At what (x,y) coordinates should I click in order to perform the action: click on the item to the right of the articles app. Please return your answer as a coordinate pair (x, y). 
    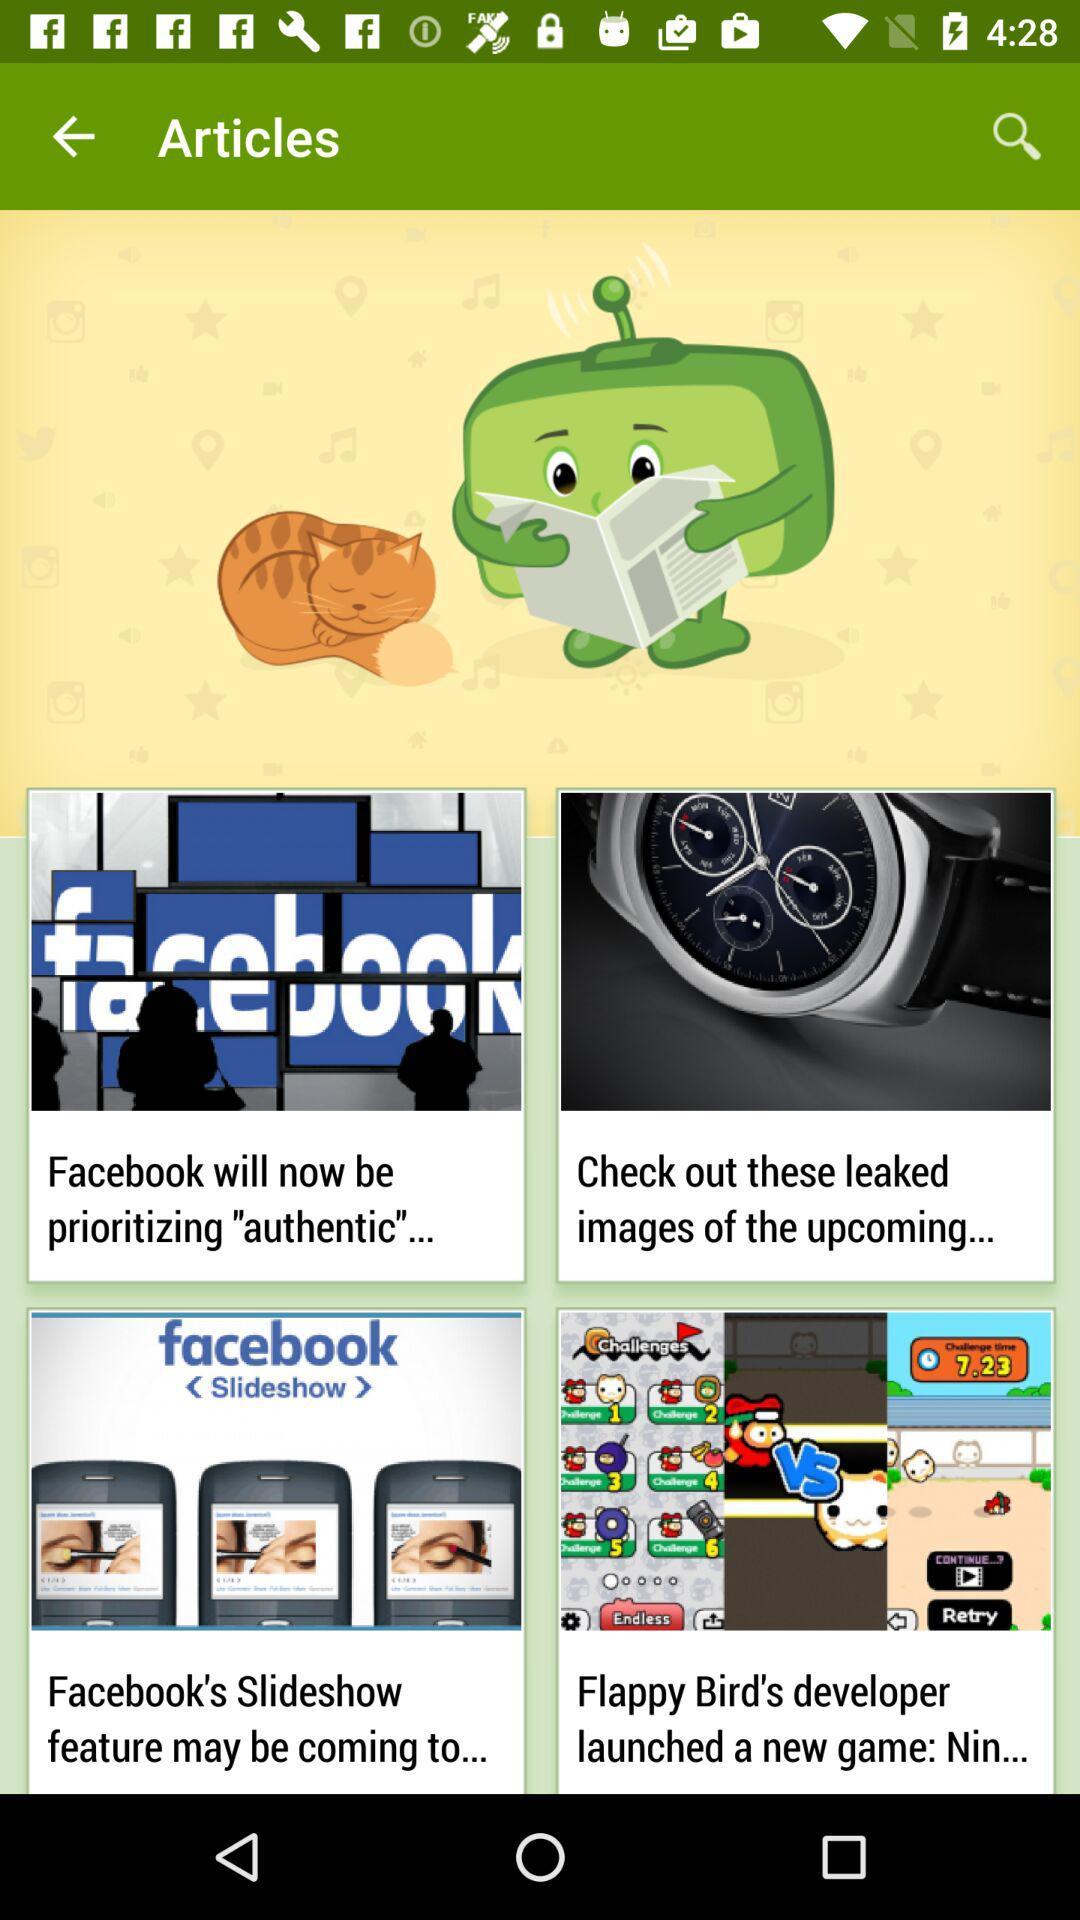
    Looking at the image, I should click on (1017, 135).